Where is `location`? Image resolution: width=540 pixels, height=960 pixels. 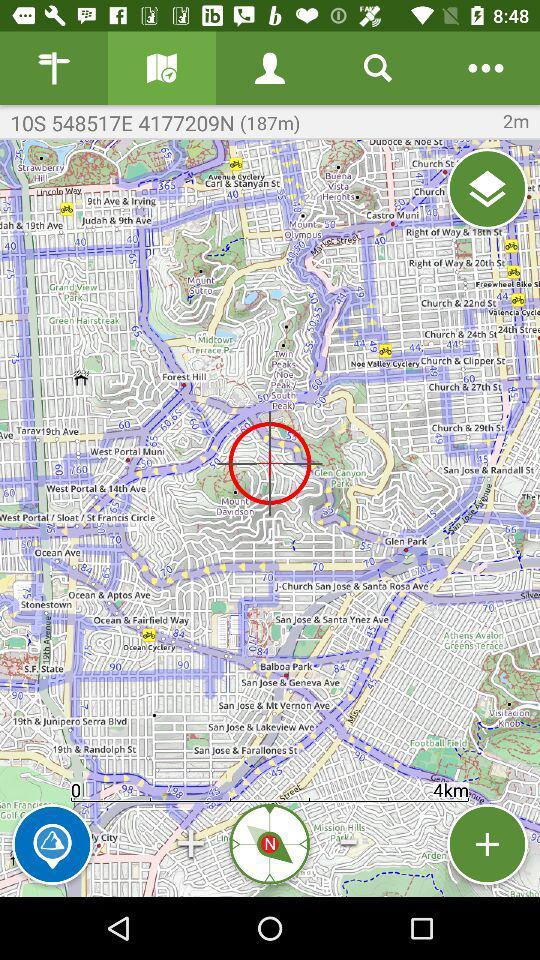
location is located at coordinates (486, 189).